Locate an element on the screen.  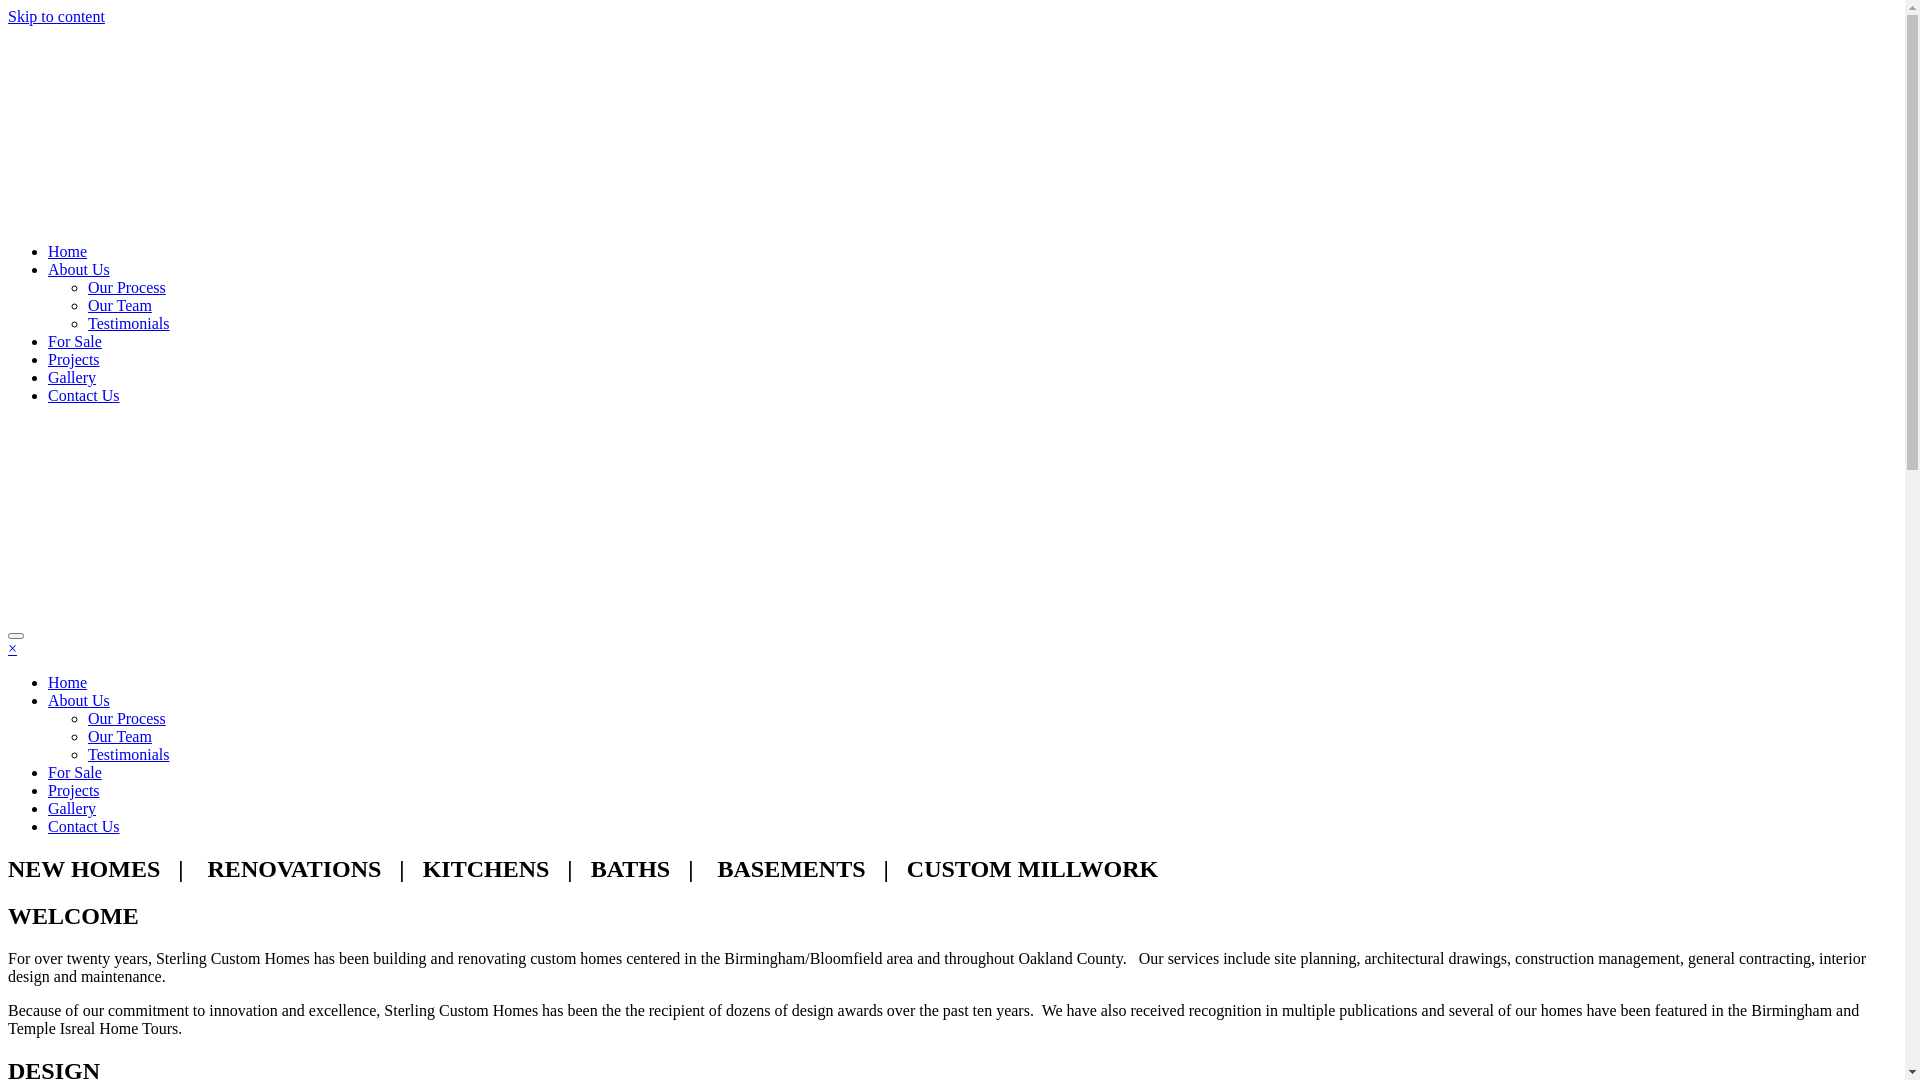
'Projects' is located at coordinates (73, 358).